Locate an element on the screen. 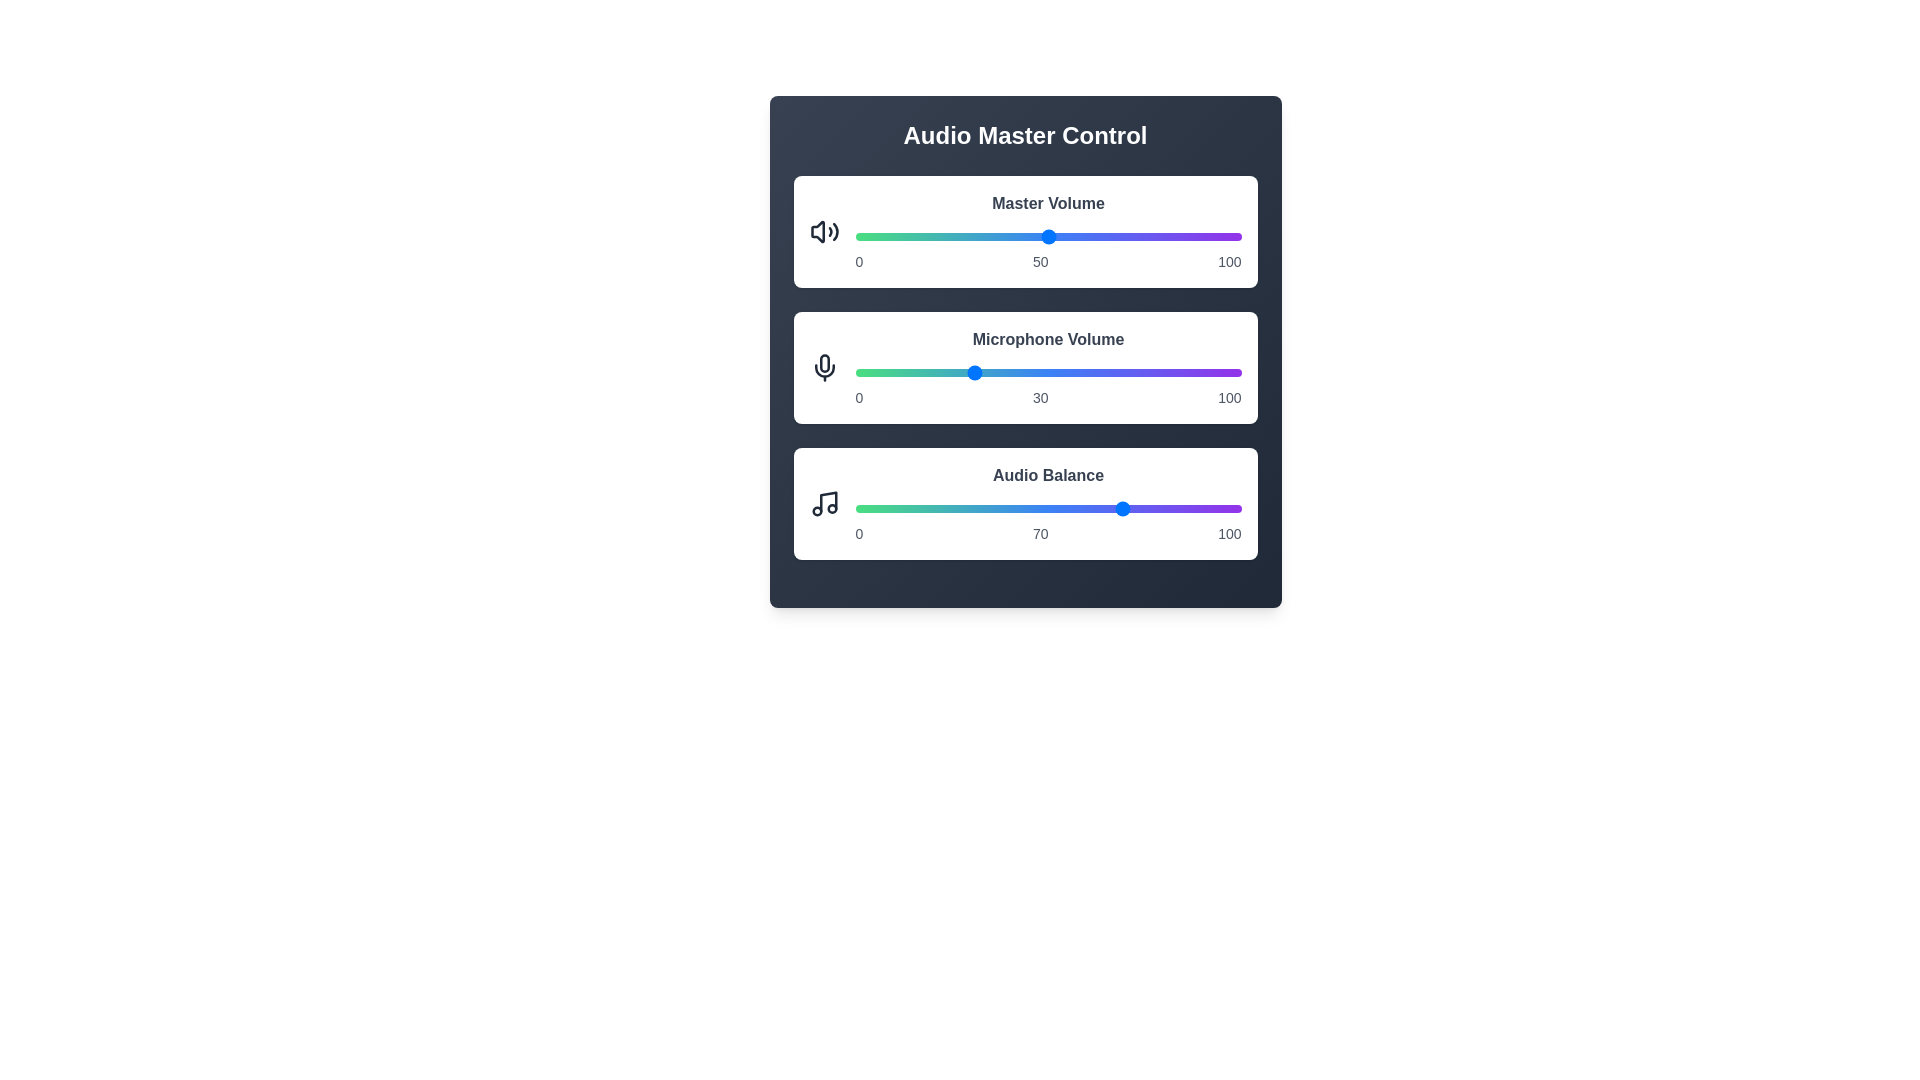 The height and width of the screenshot is (1080, 1920). the volume icon to focus on the respective control is located at coordinates (824, 230).